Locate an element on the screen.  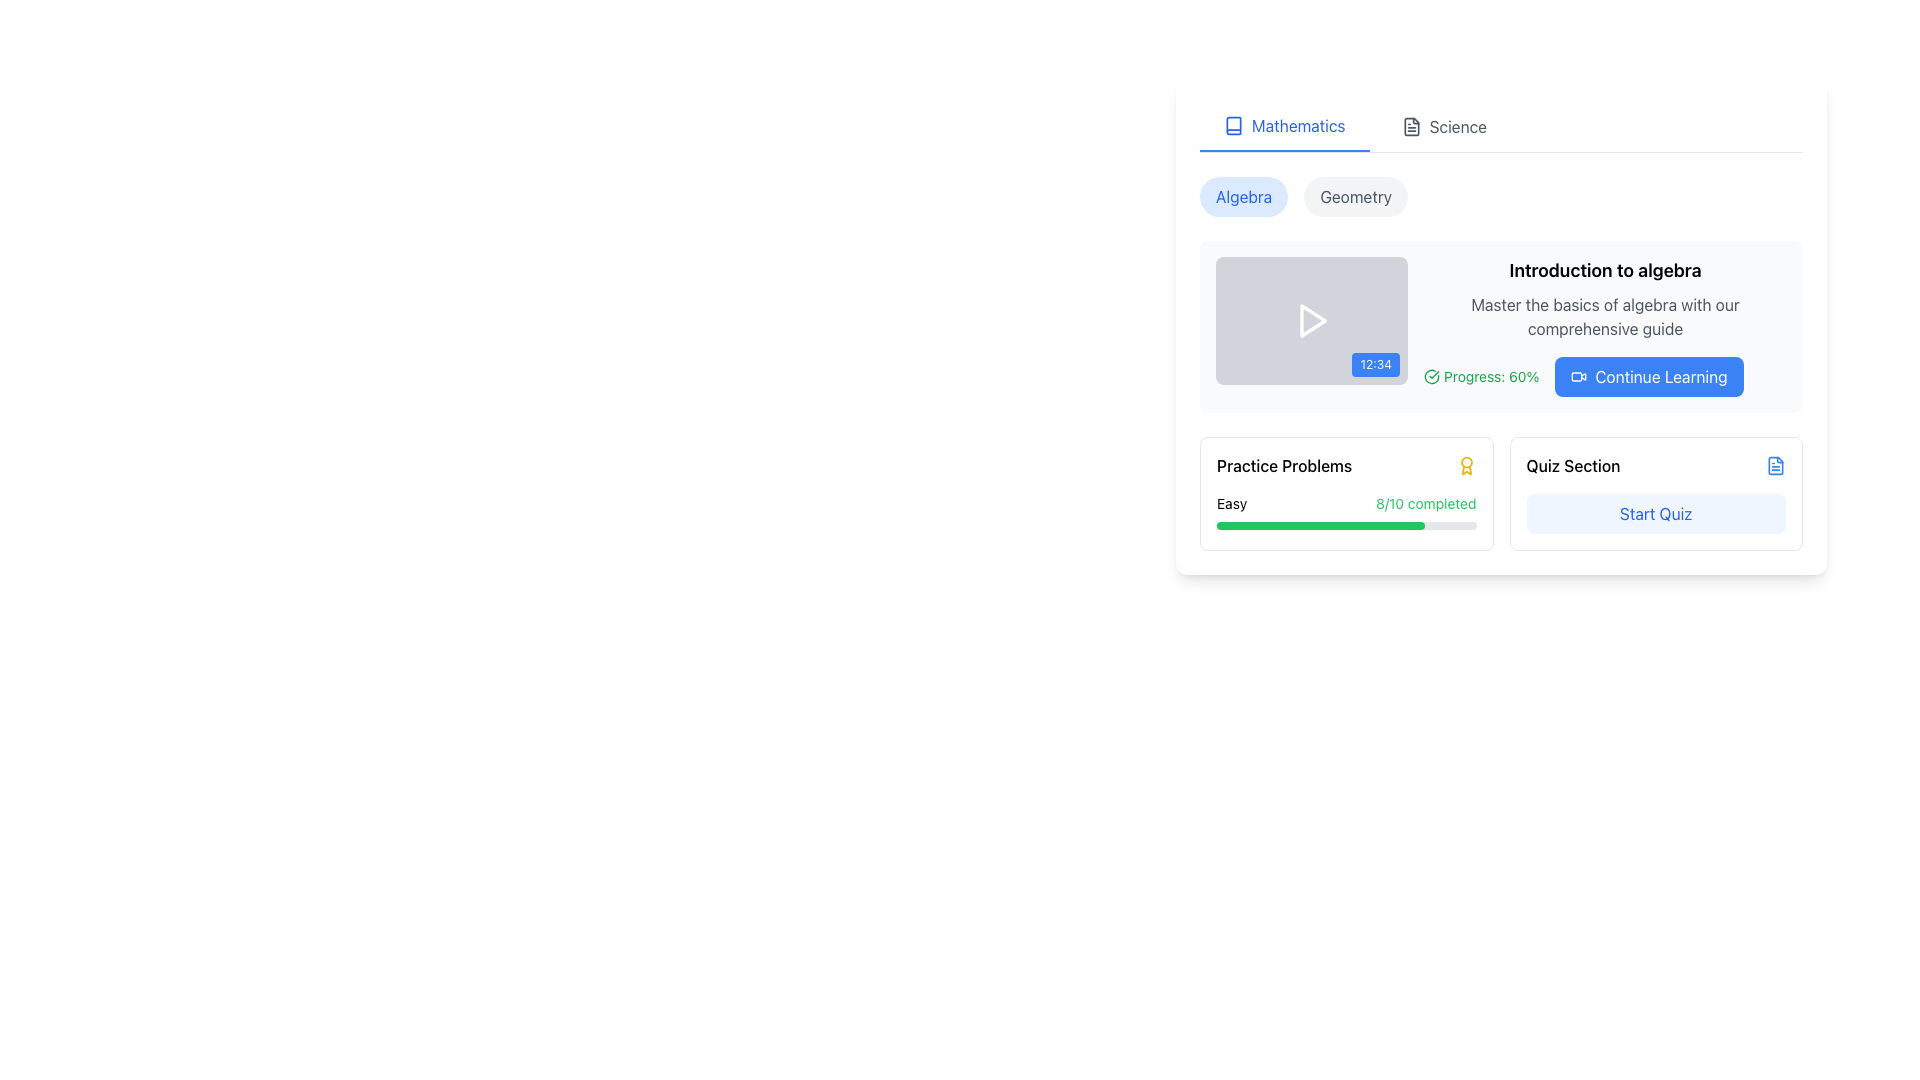
the yellow award or badge icon located in the top-right corner of the 'Practice Problems' section, adjacent to the text 'Practice Problems' is located at coordinates (1466, 466).